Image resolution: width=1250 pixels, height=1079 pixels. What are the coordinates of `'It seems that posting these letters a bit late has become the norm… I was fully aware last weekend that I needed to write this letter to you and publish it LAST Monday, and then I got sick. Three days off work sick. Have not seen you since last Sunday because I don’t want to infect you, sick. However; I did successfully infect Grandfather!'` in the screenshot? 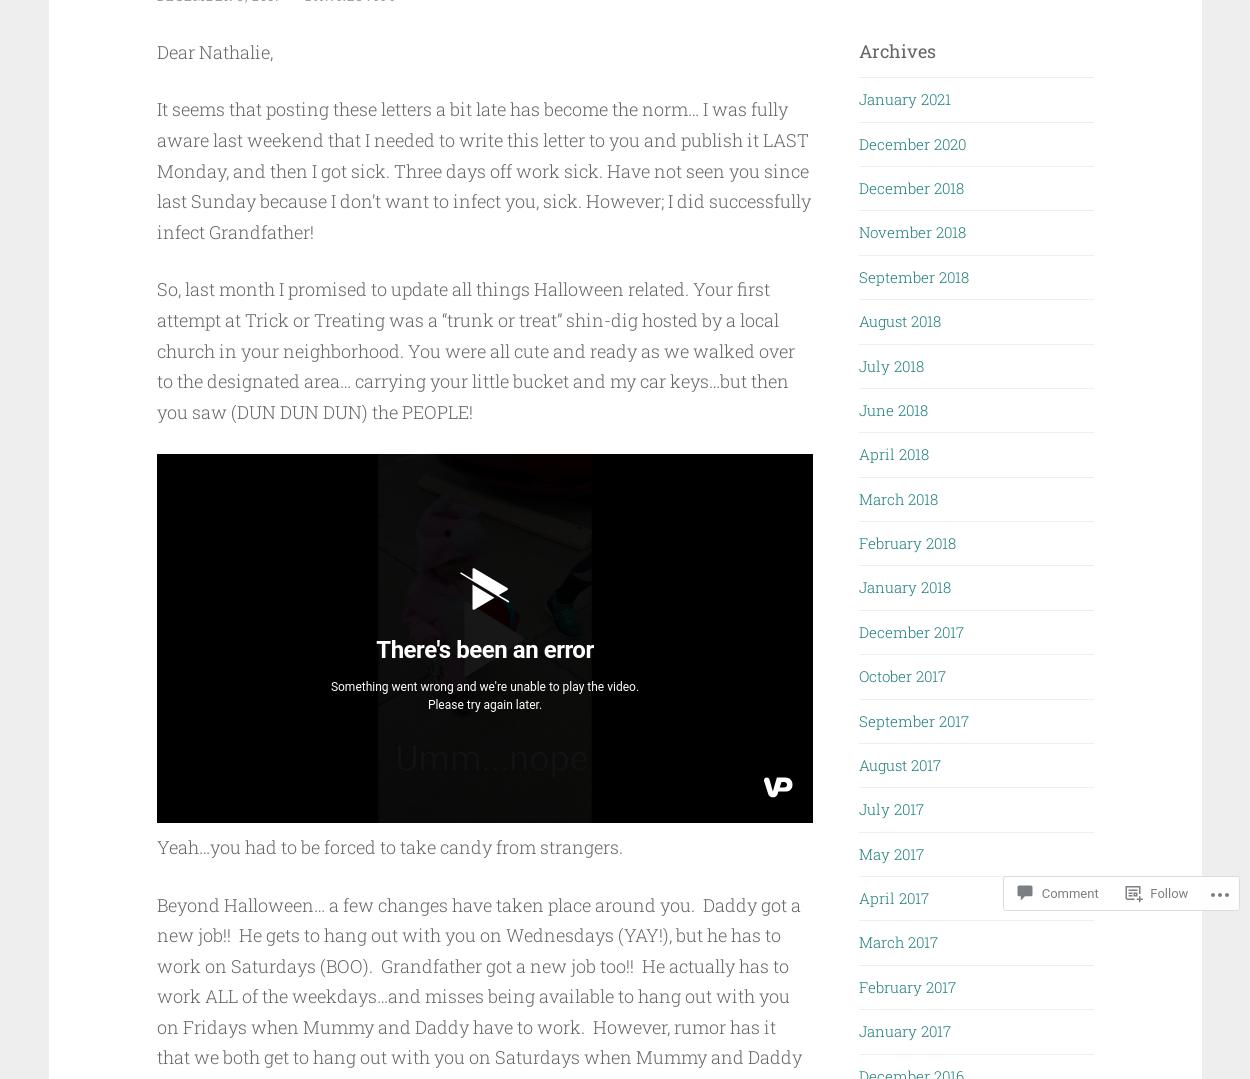 It's located at (482, 170).